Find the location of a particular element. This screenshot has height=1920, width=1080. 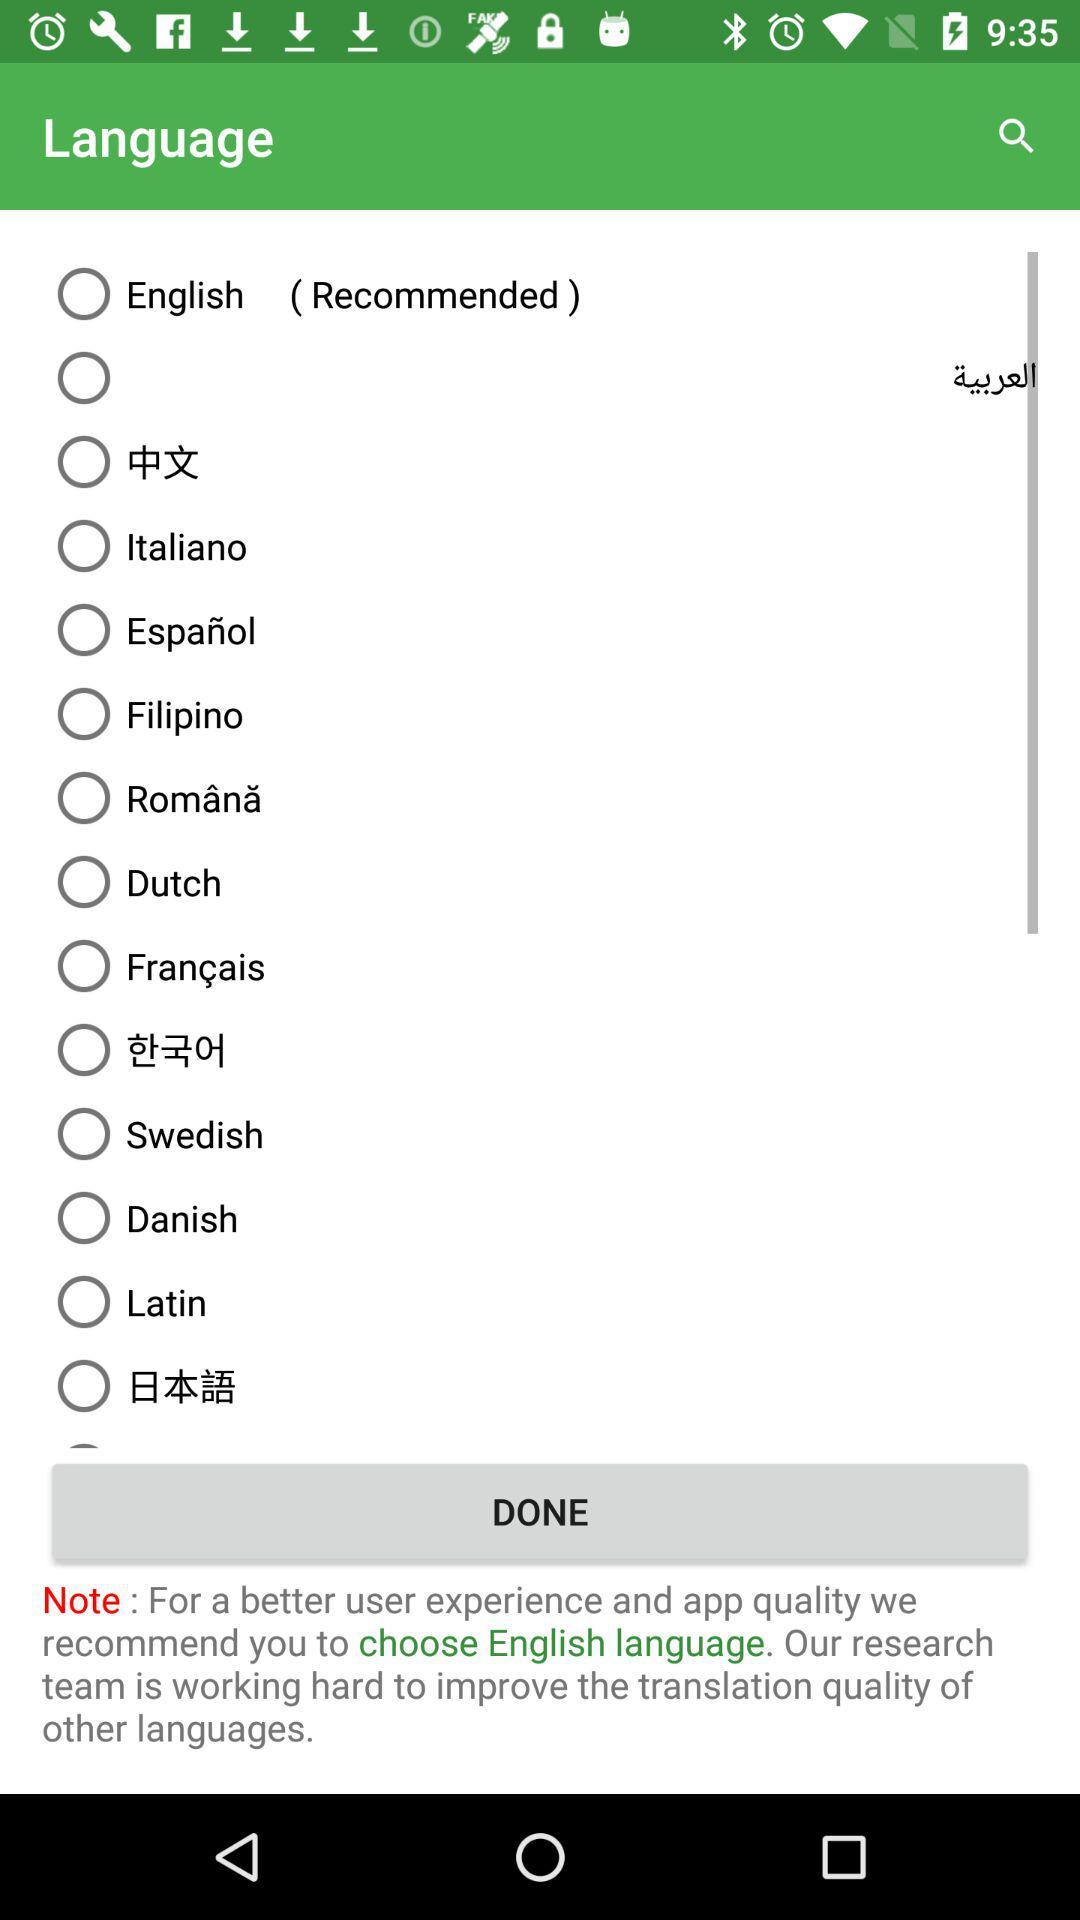

icon above the done is located at coordinates (540, 1437).